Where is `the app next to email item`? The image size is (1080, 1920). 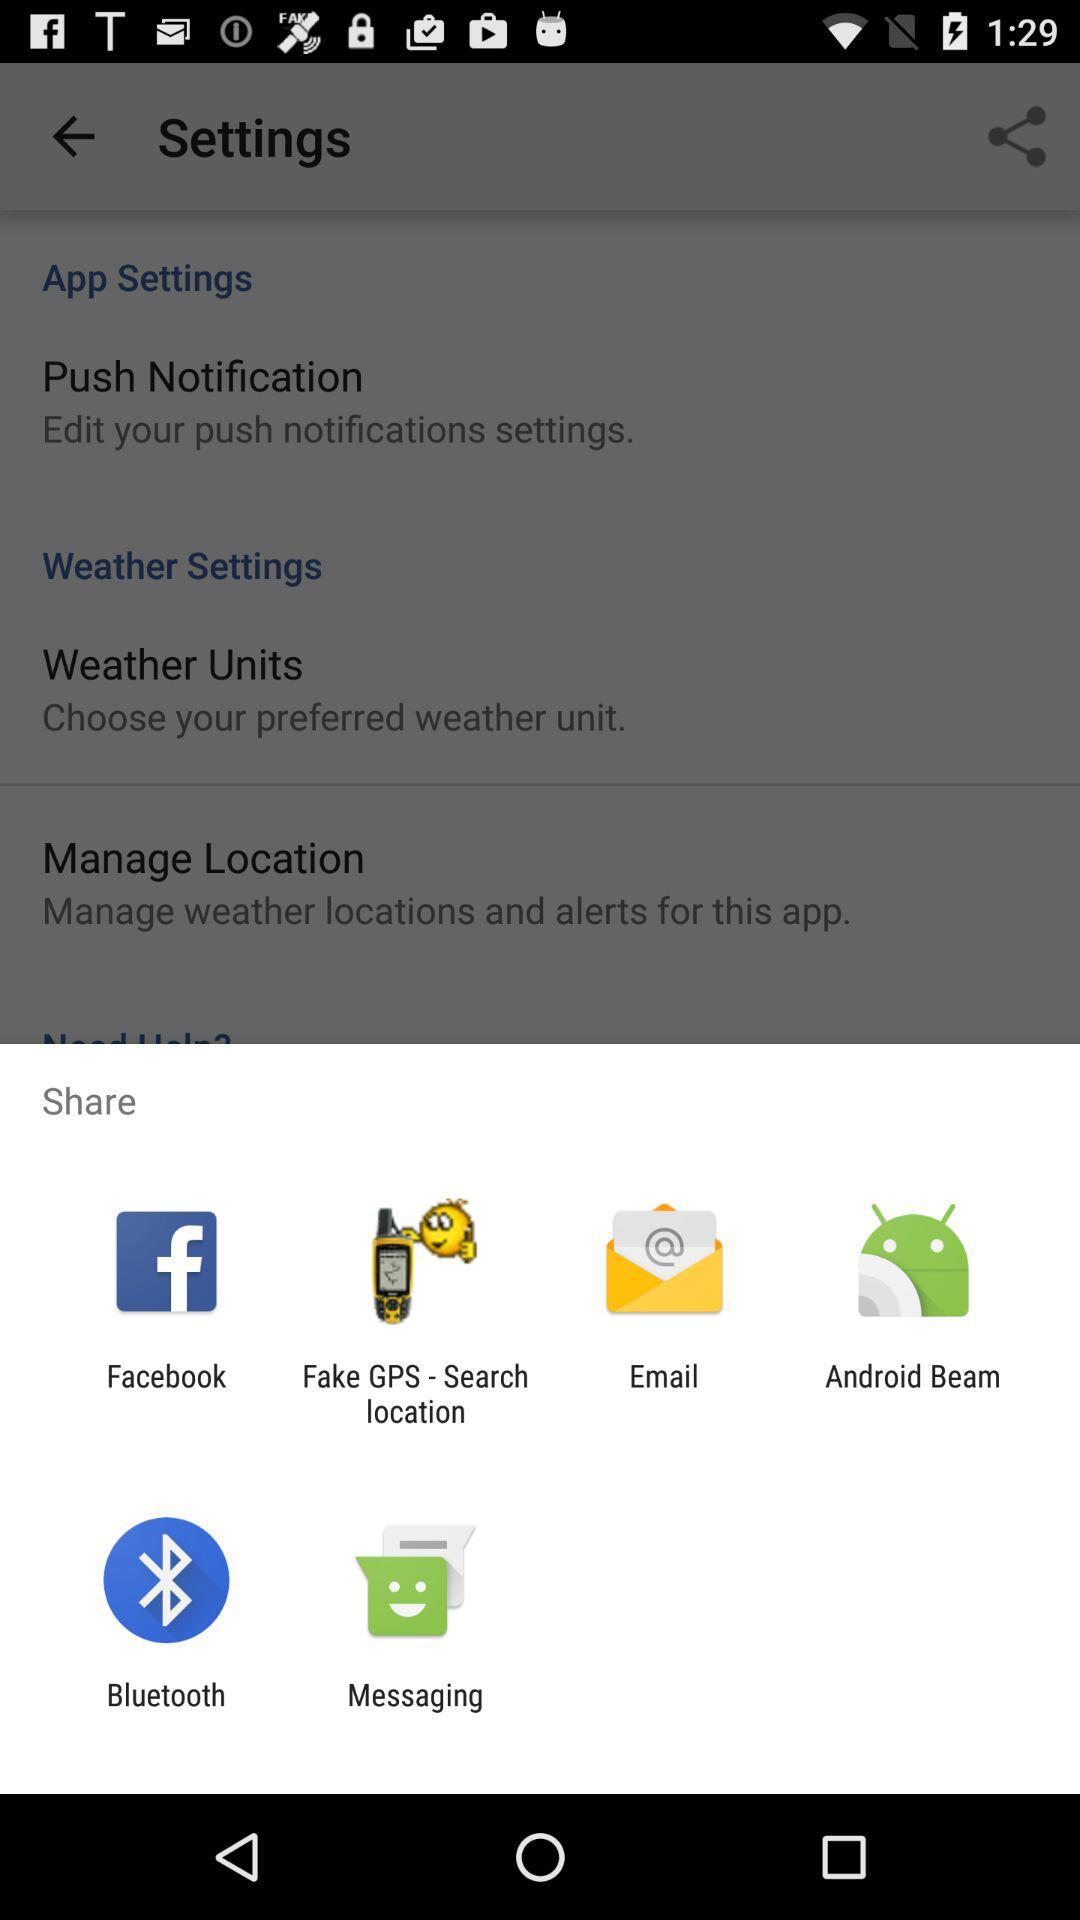 the app next to email item is located at coordinates (913, 1392).